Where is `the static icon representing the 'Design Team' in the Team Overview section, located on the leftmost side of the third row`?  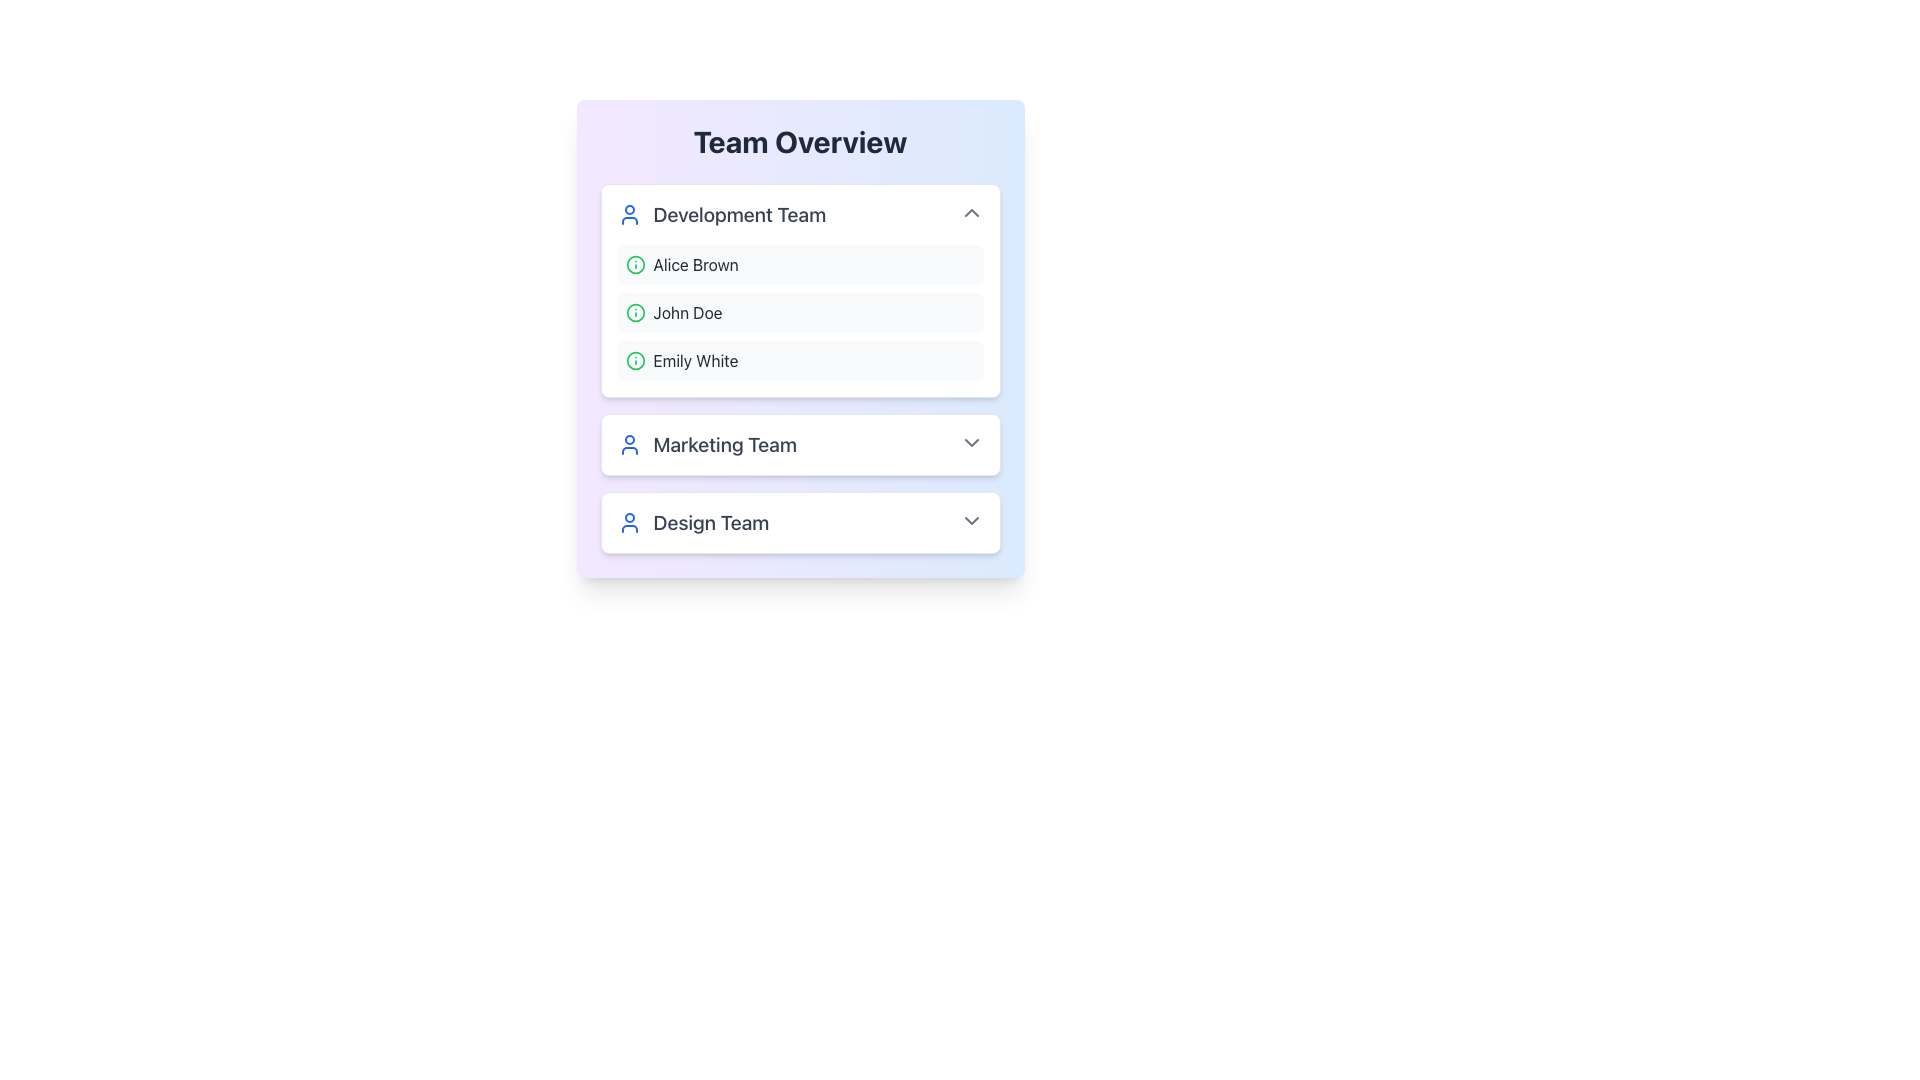 the static icon representing the 'Design Team' in the Team Overview section, located on the leftmost side of the third row is located at coordinates (628, 522).